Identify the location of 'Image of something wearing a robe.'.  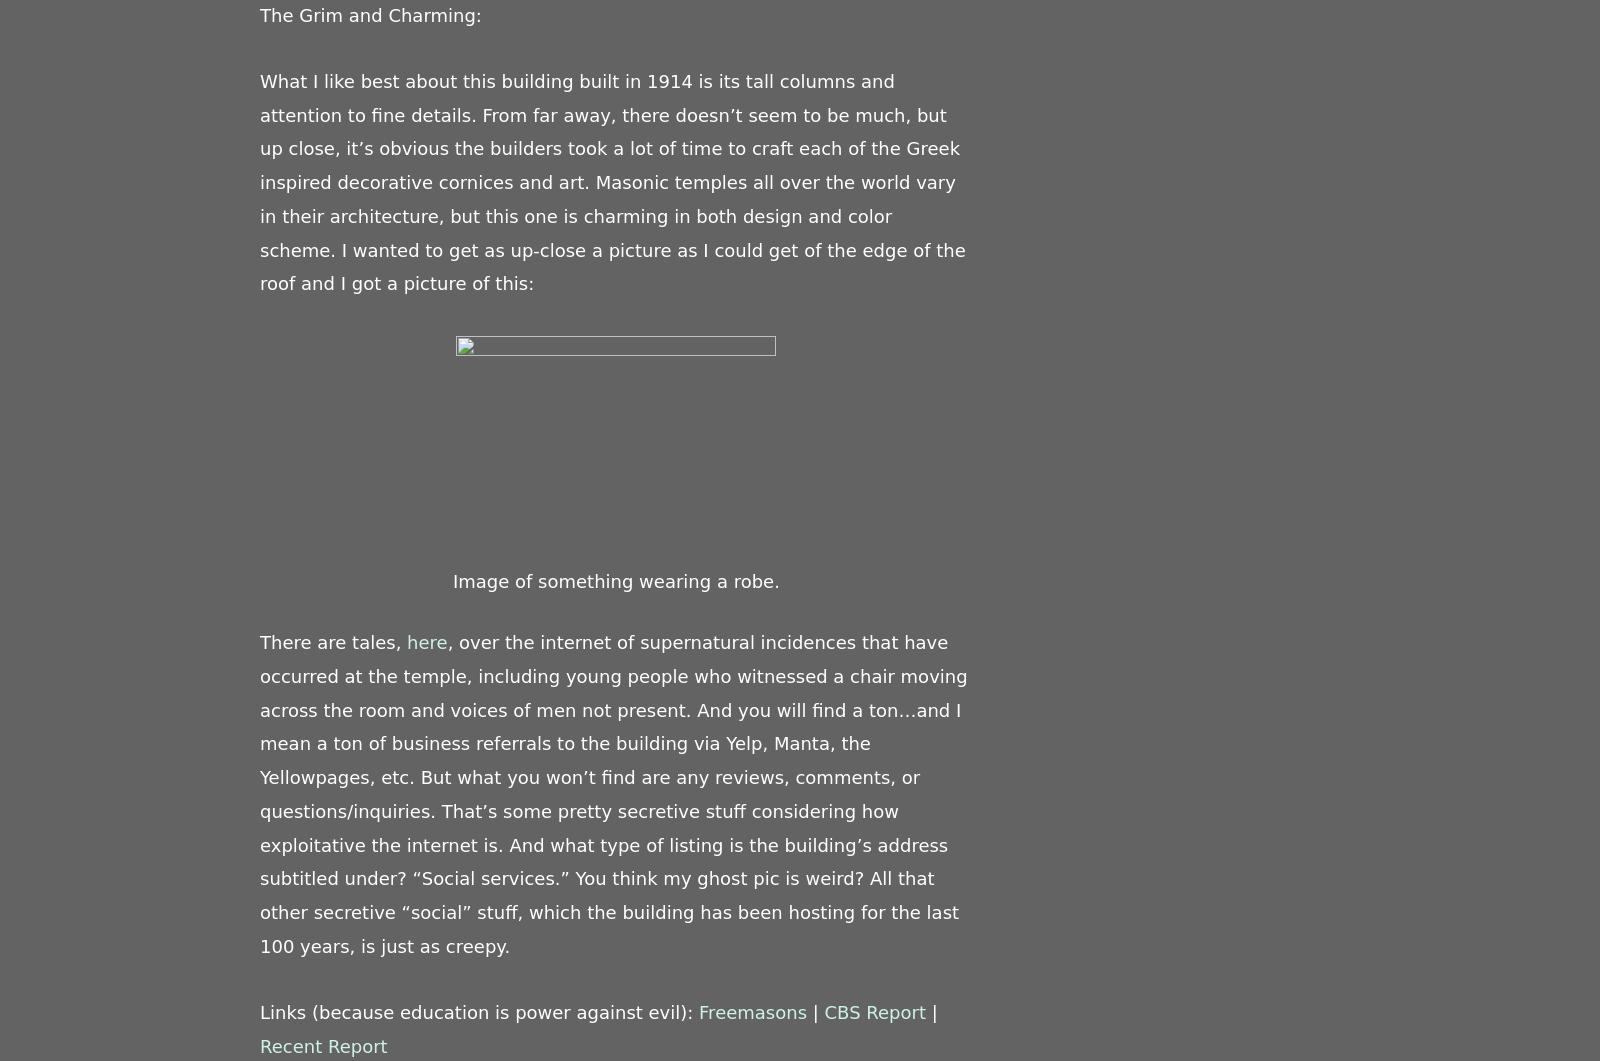
(615, 580).